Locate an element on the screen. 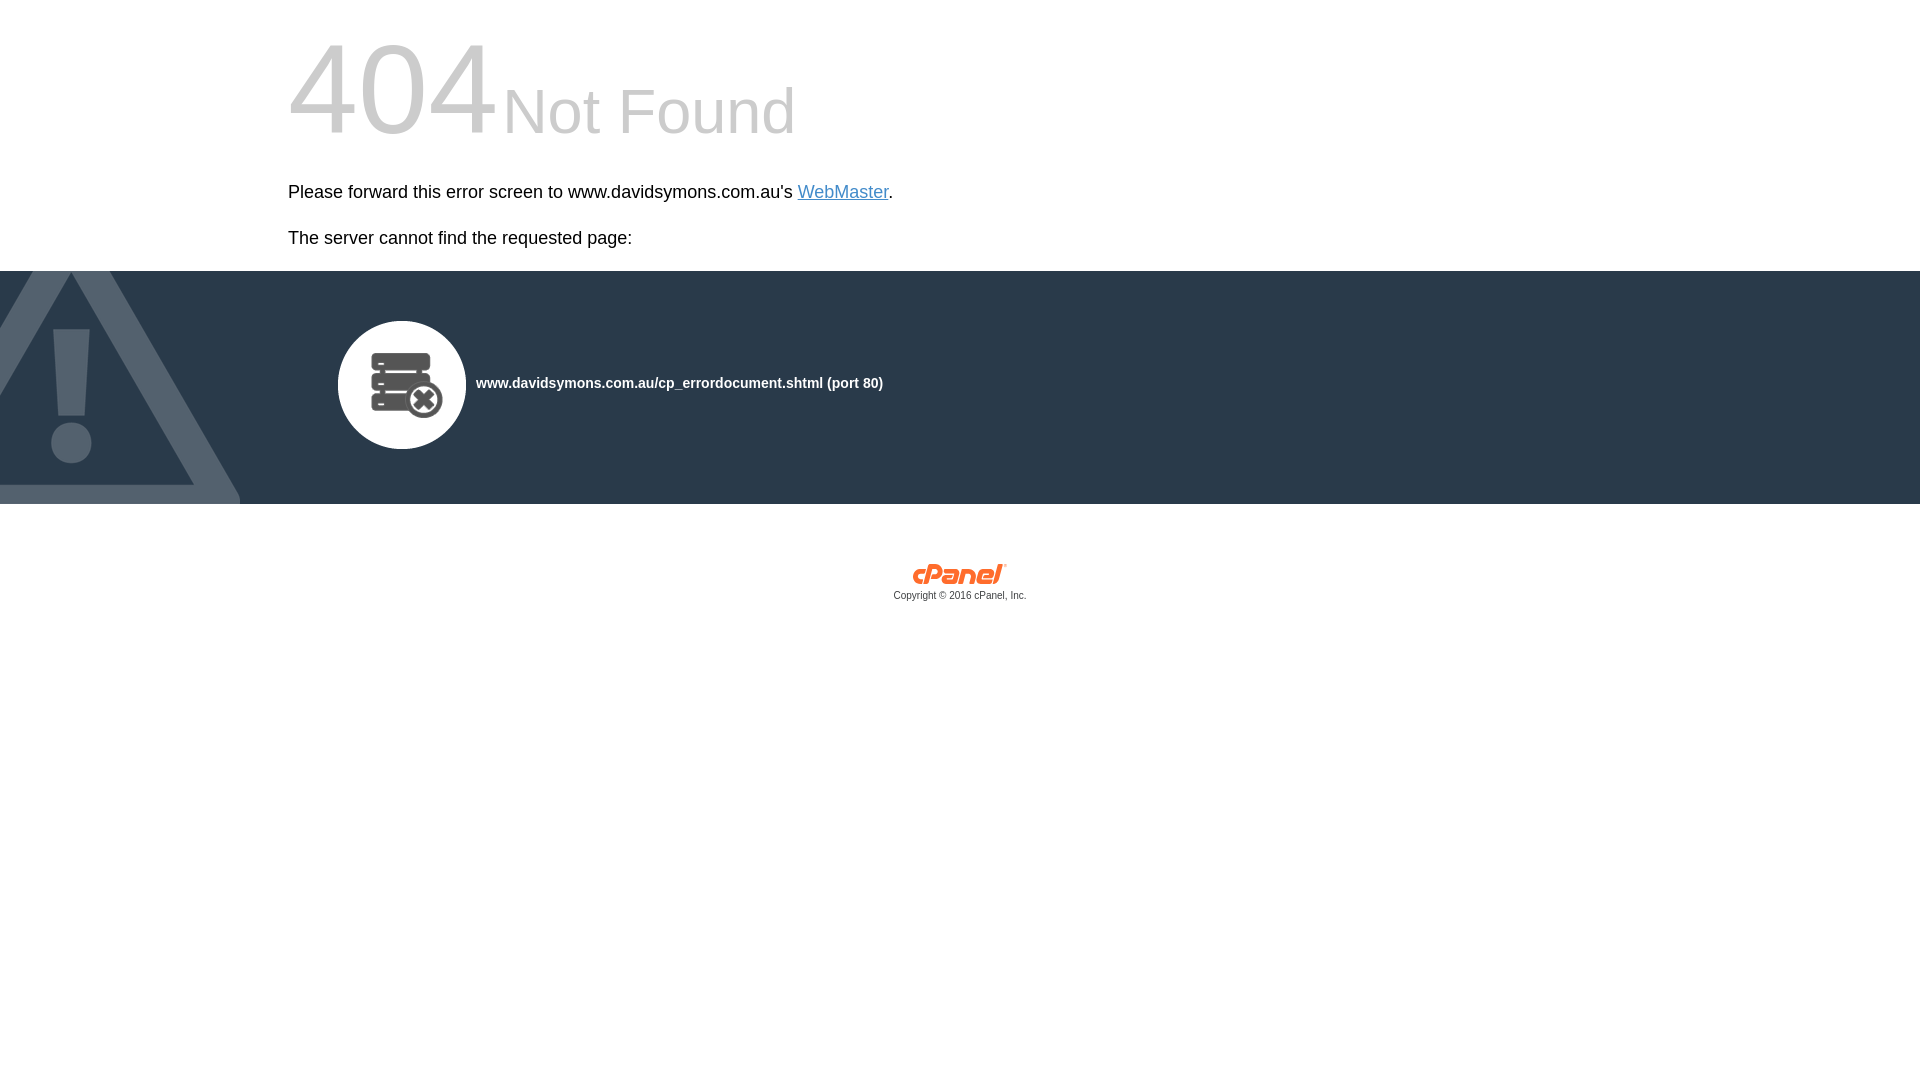 The height and width of the screenshot is (1080, 1920). 'WebMaster' is located at coordinates (796, 192).